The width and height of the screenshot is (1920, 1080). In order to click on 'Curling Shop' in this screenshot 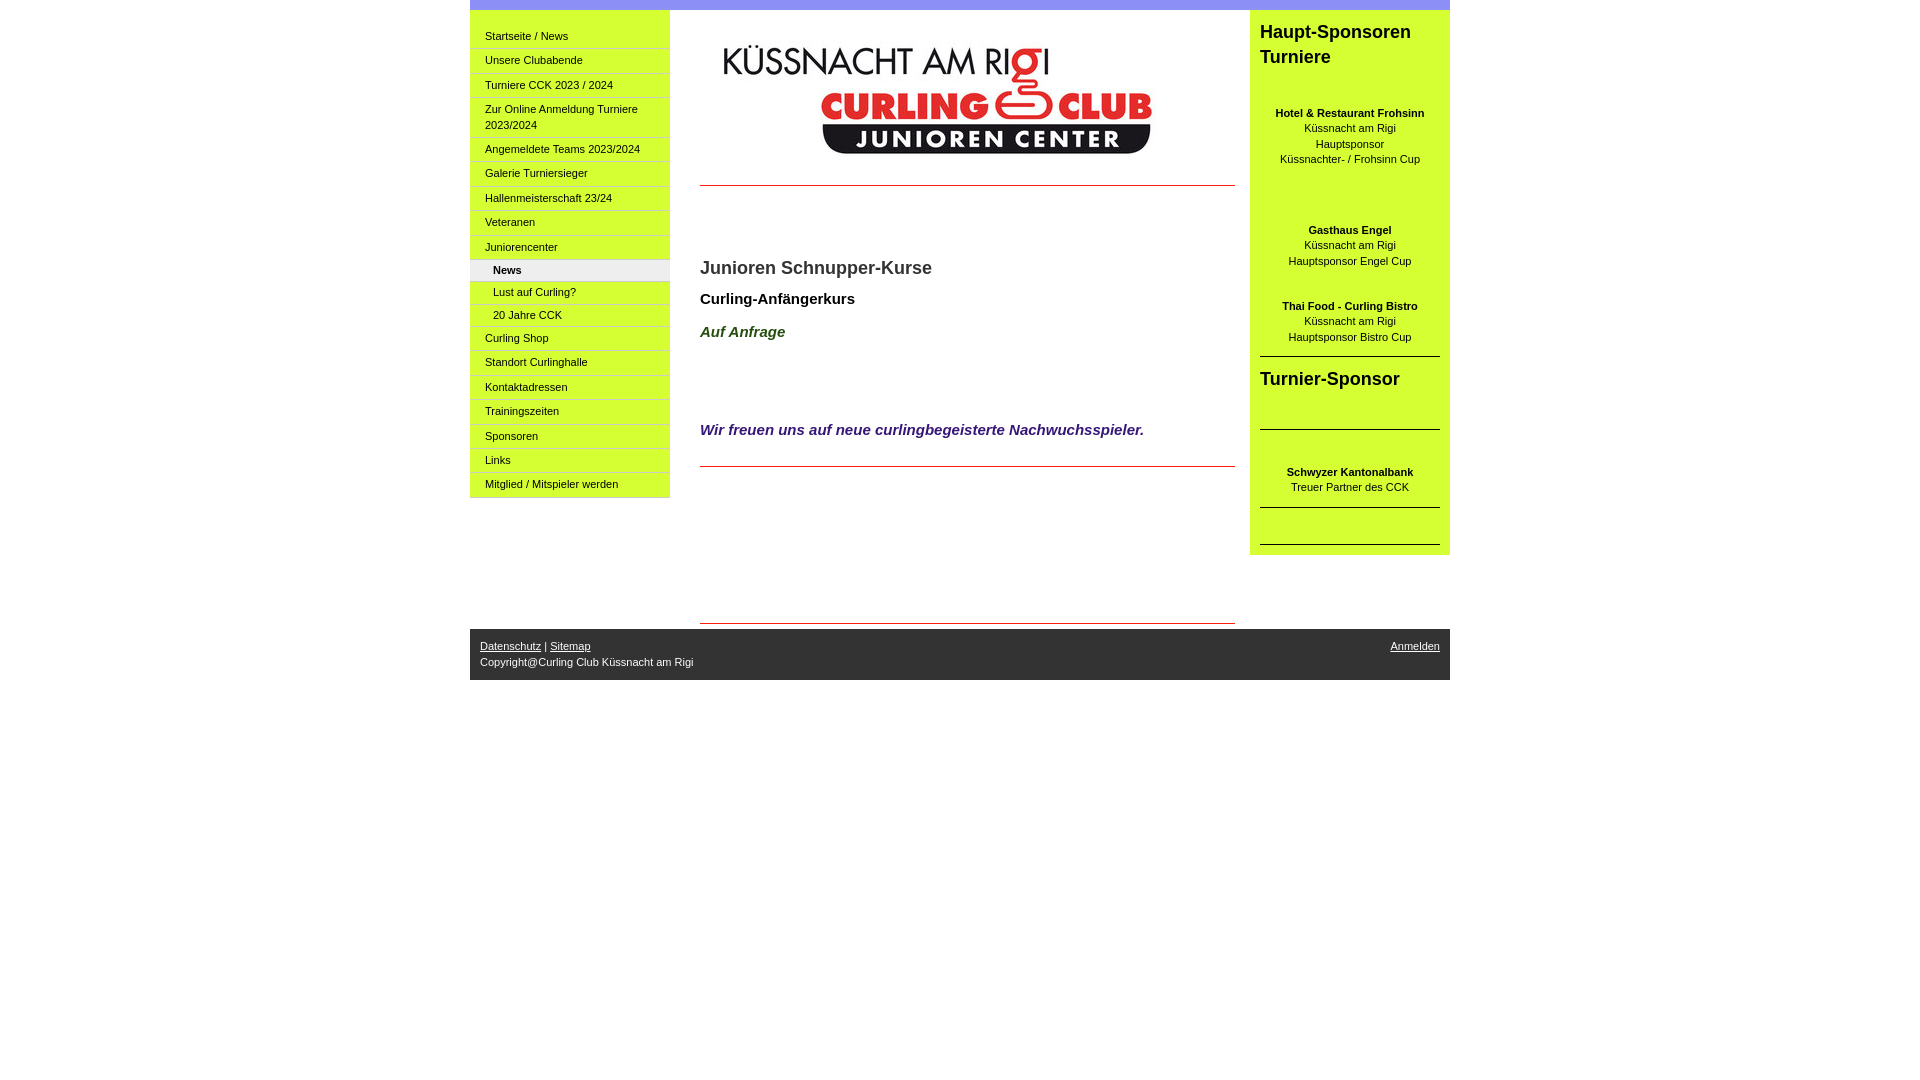, I will do `click(469, 338)`.